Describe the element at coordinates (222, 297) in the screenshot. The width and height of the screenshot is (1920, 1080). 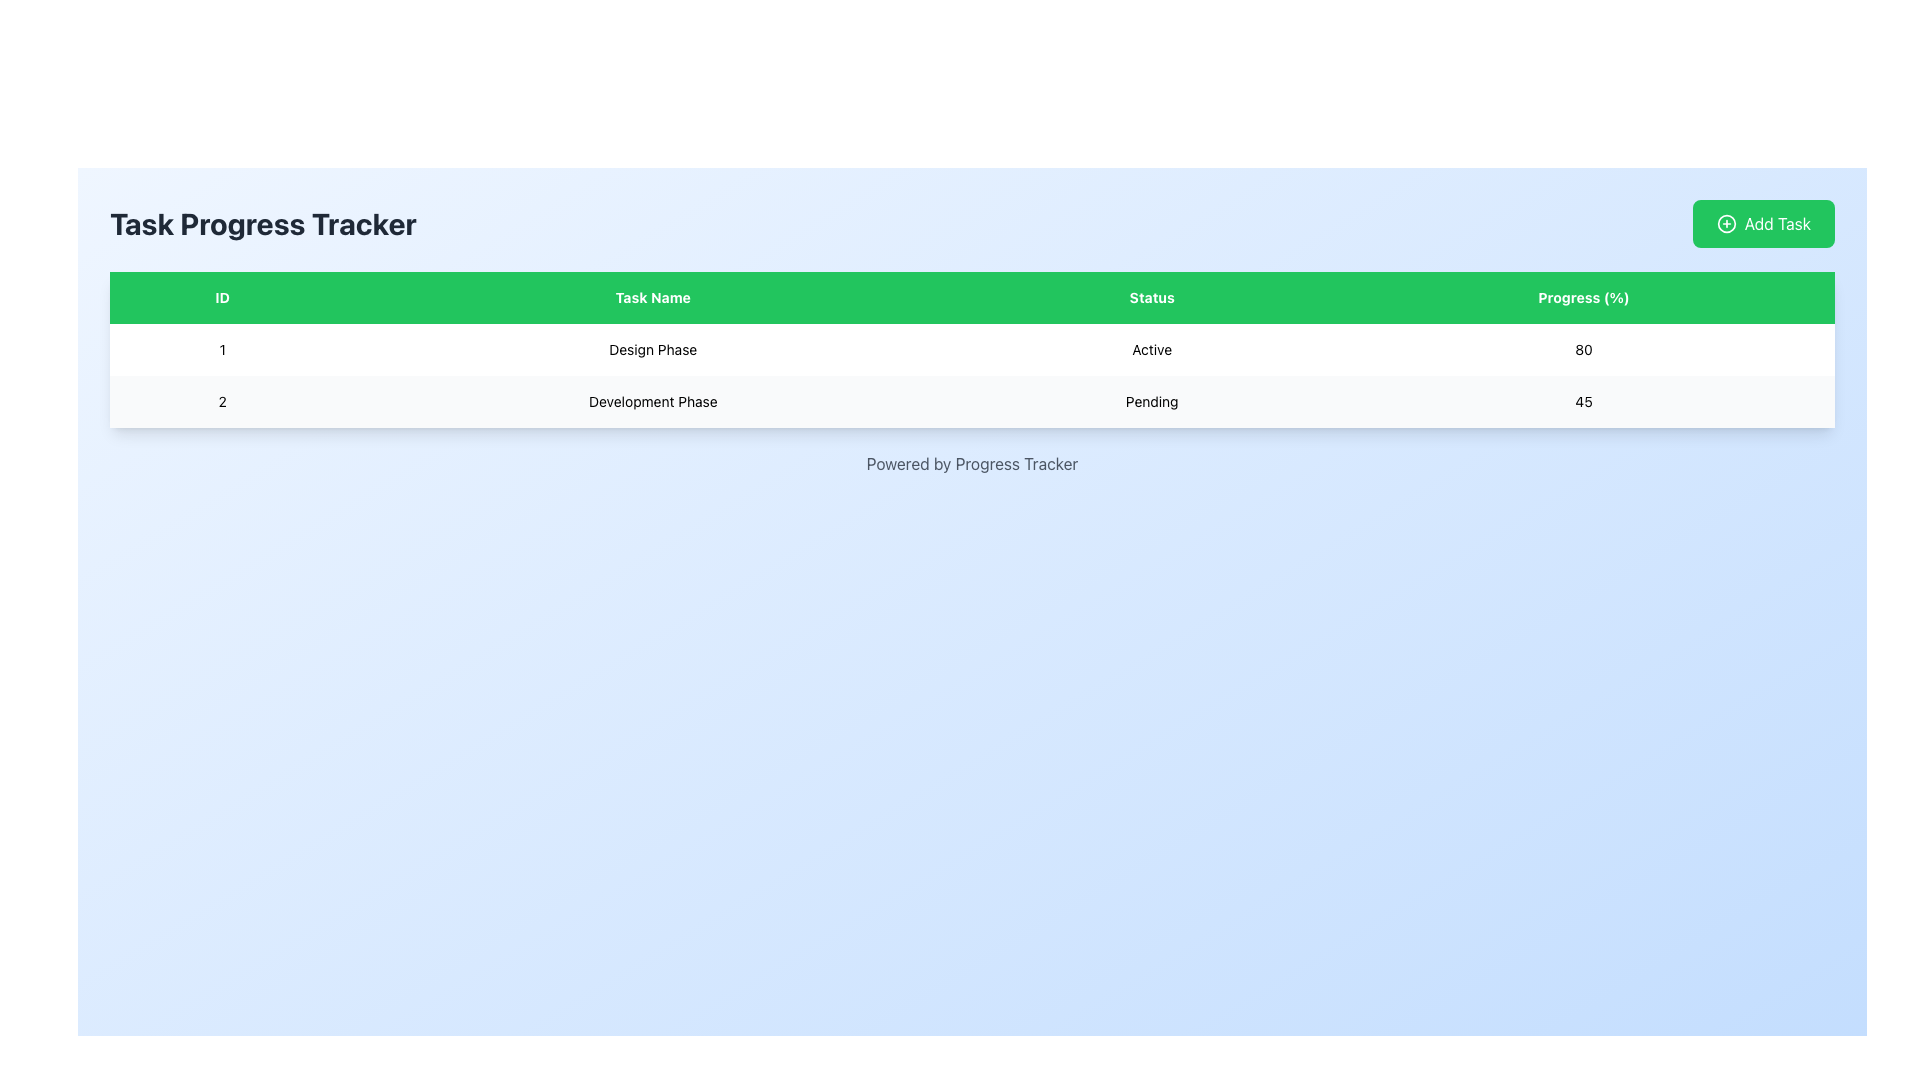
I see `the green rectangular section at the top-left of the table header containing the centered text 'ID'` at that location.